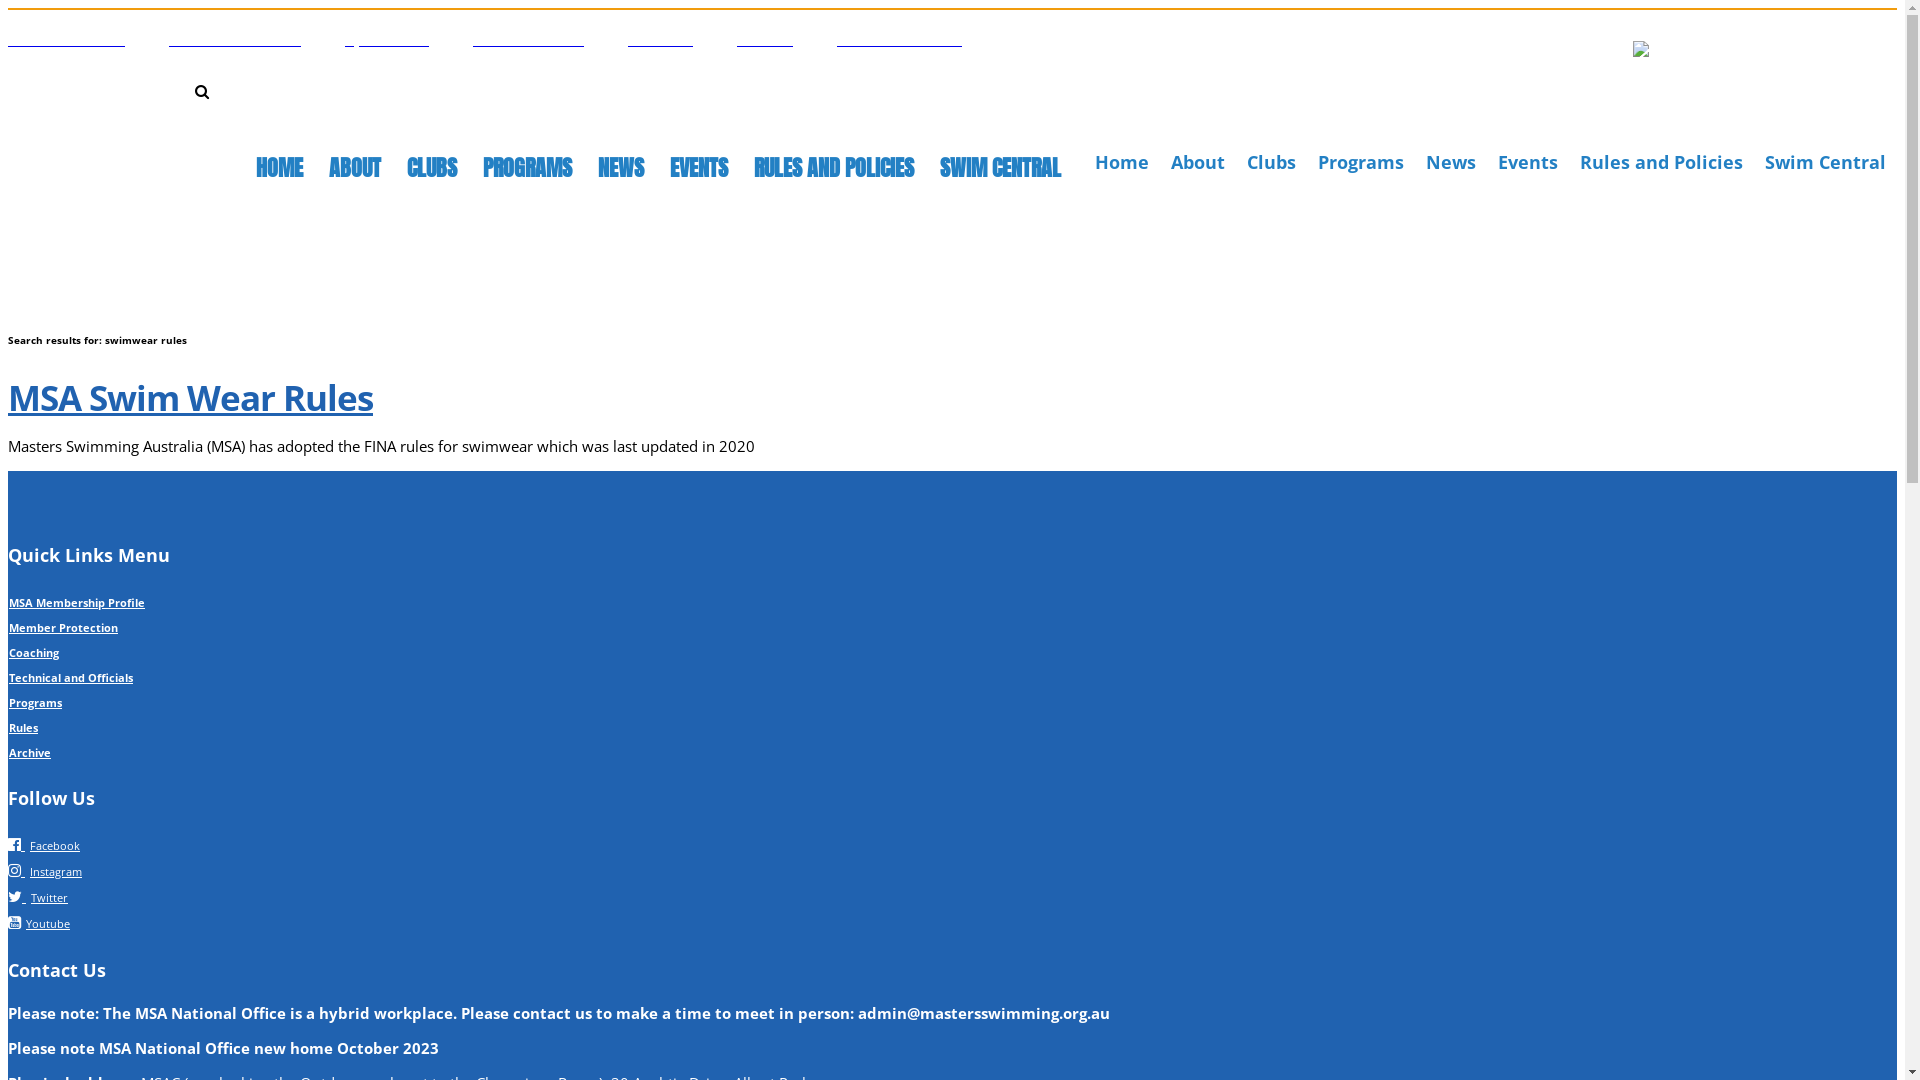  I want to click on 'HOME', so click(278, 166).